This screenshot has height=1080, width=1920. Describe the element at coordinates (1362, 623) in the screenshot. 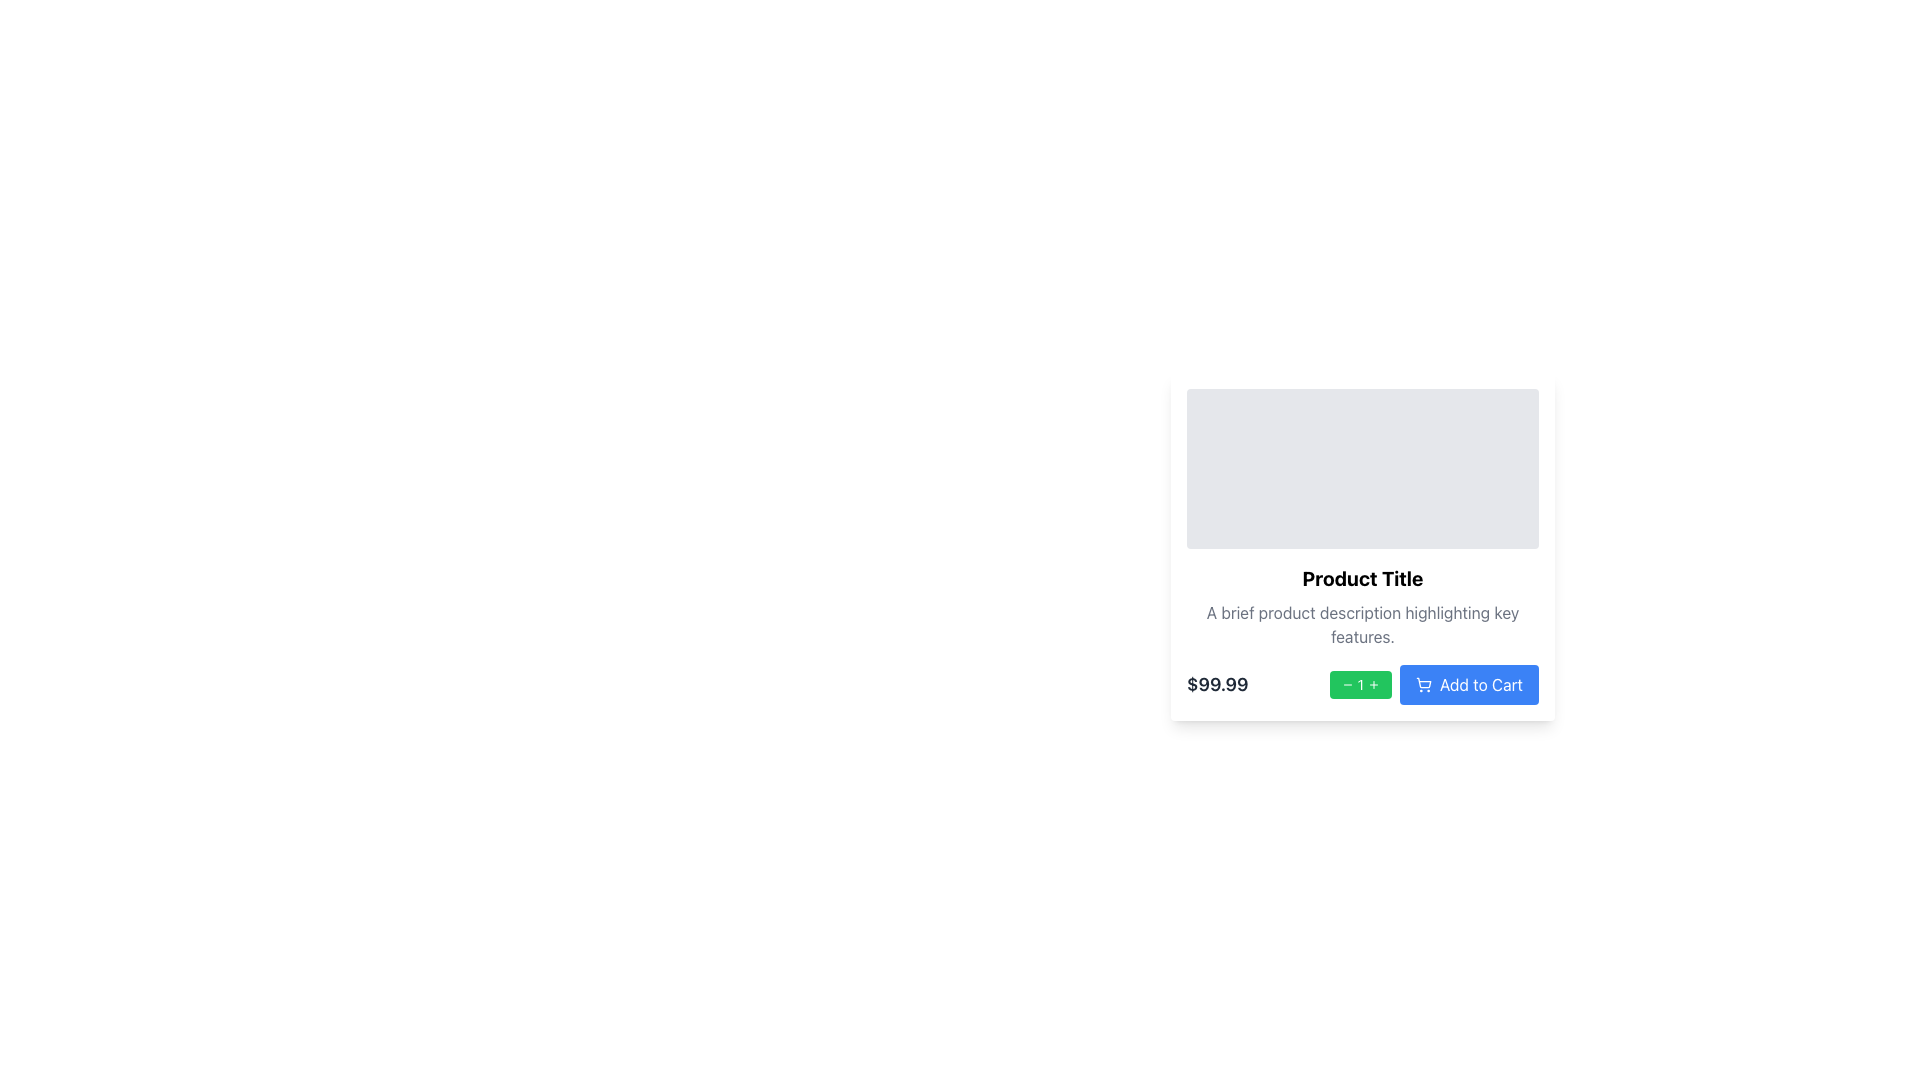

I see `text label displaying 'A brief product description highlighting key features.' located centrally within the card, positioned below the 'Product Title' and above the price '$99.99'` at that location.